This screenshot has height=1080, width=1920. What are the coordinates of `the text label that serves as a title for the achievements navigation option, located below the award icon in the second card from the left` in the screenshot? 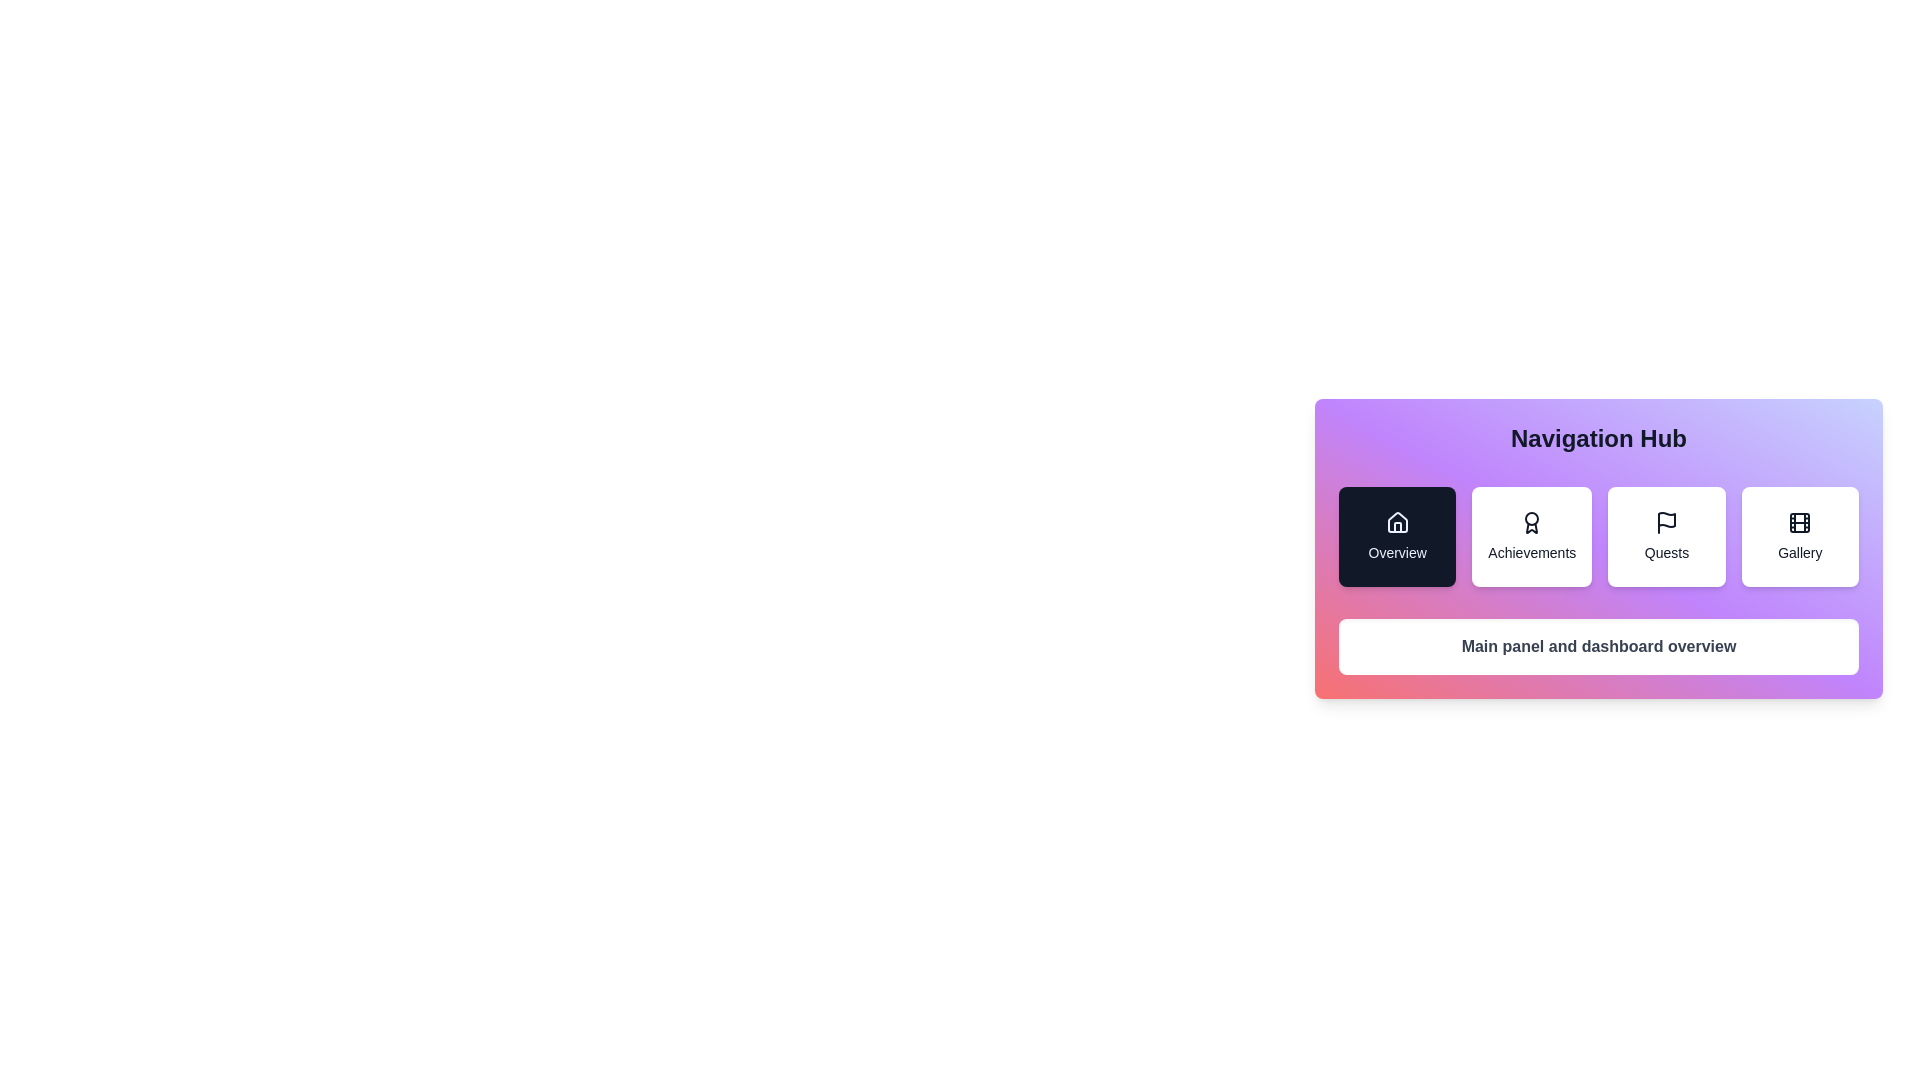 It's located at (1531, 552).